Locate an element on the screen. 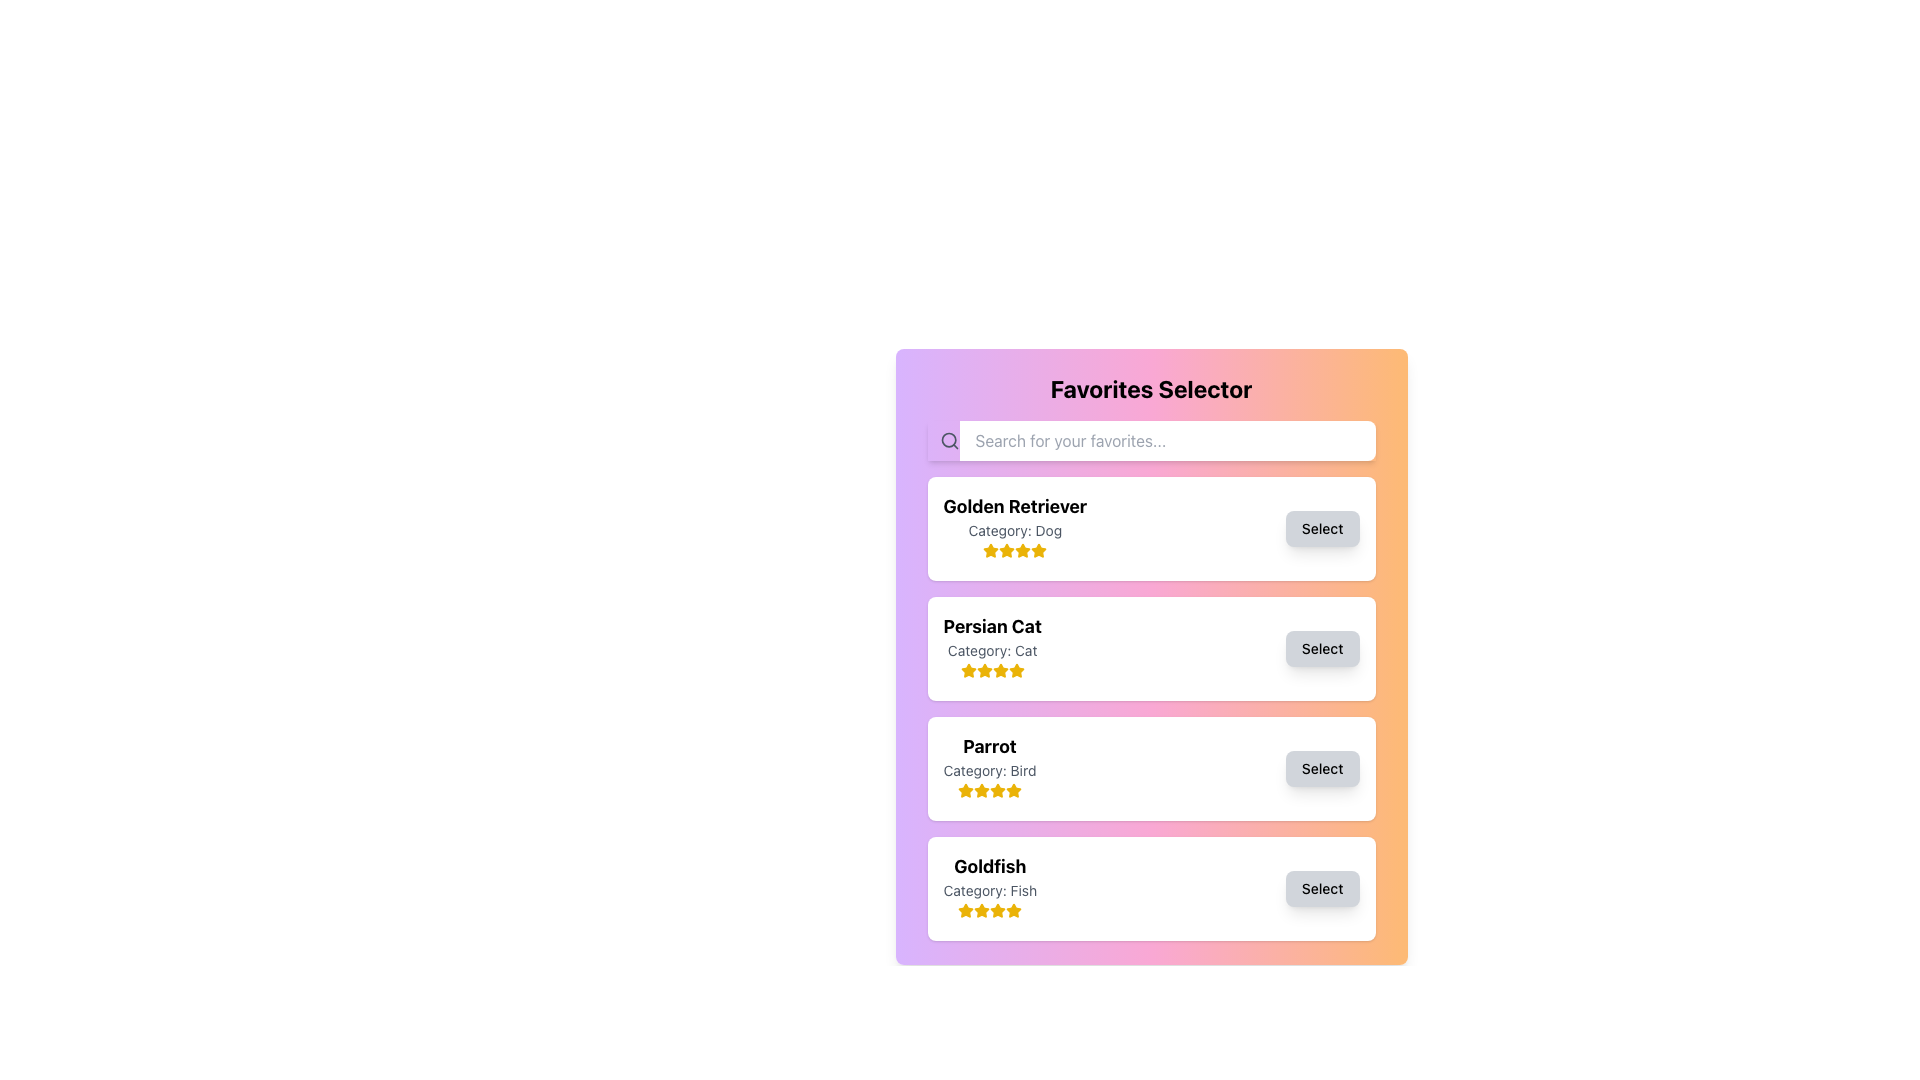 The image size is (1920, 1080). the second star icon in the 5-star rating system for the 'Parrot' item in the 'Favorites Selector' is located at coordinates (965, 789).